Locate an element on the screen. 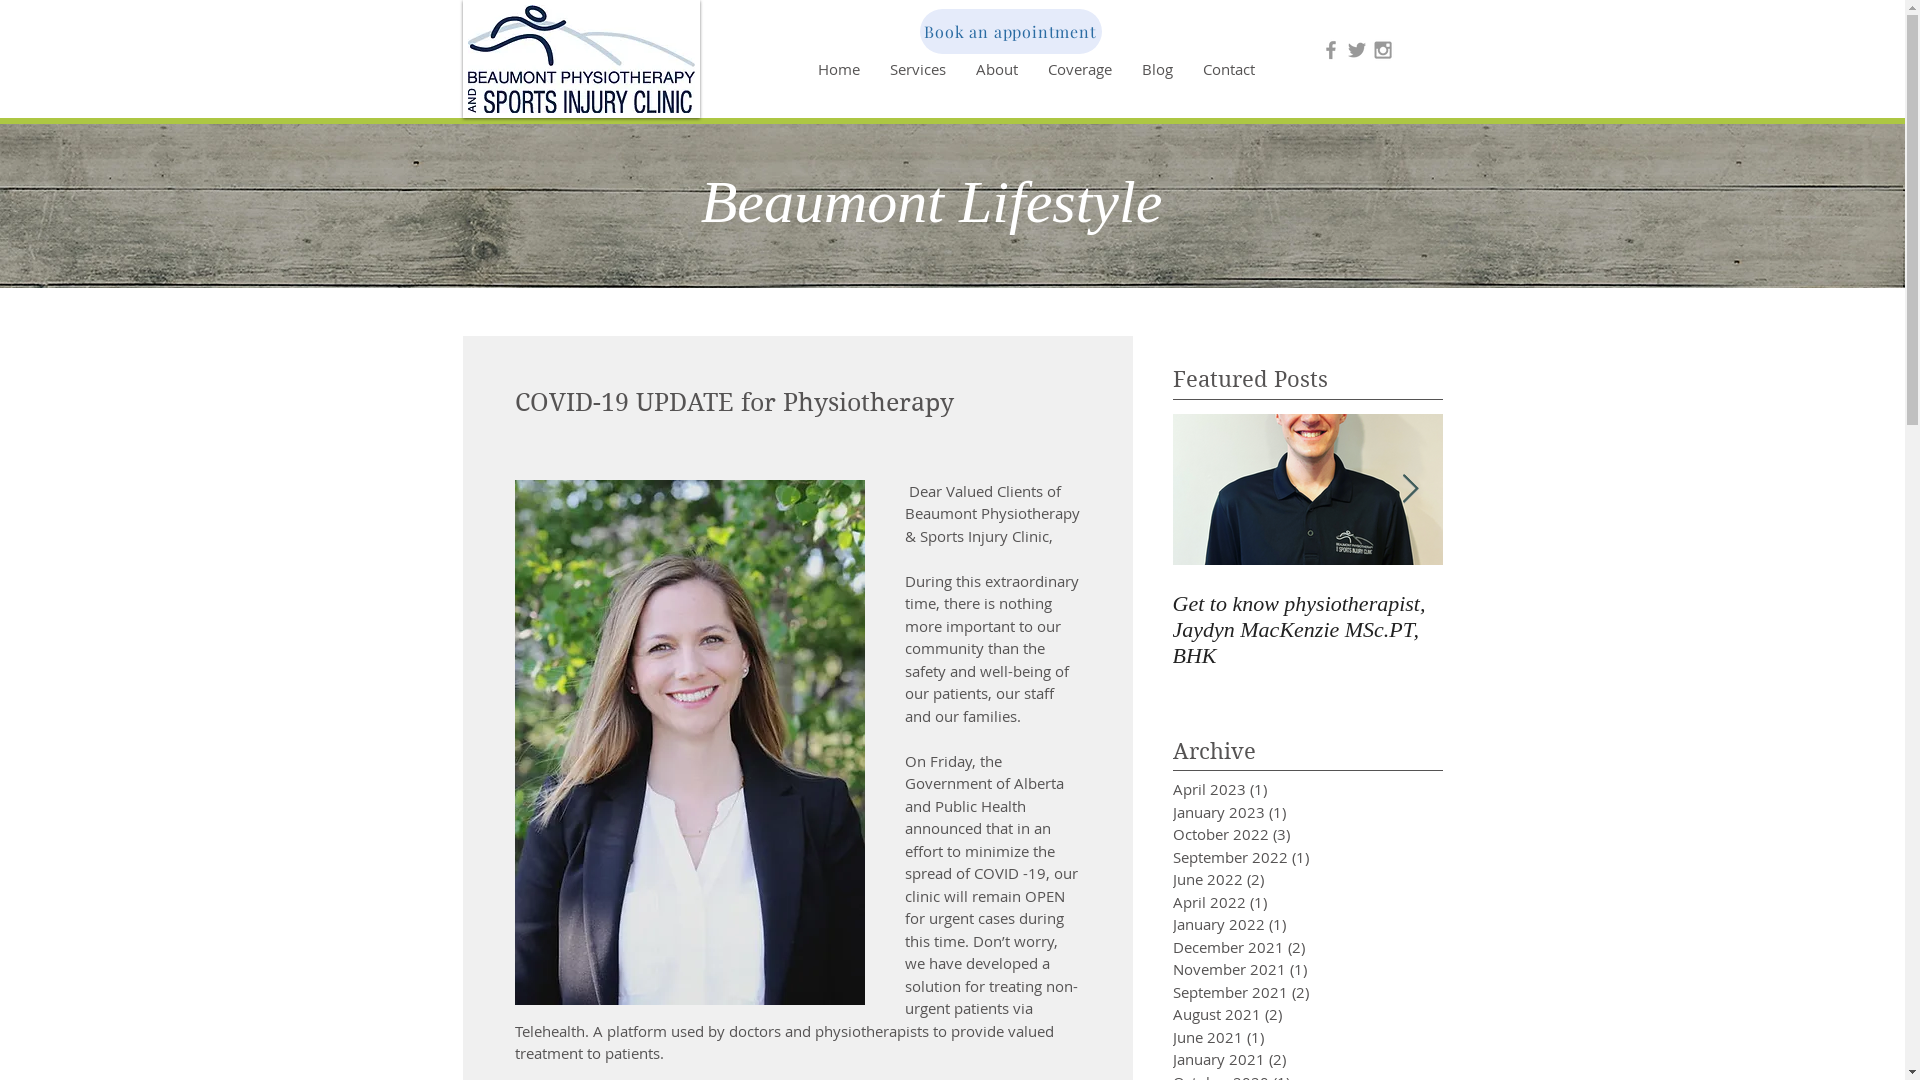 This screenshot has height=1080, width=1920. 'September 2021 (2)' is located at coordinates (1275, 992).